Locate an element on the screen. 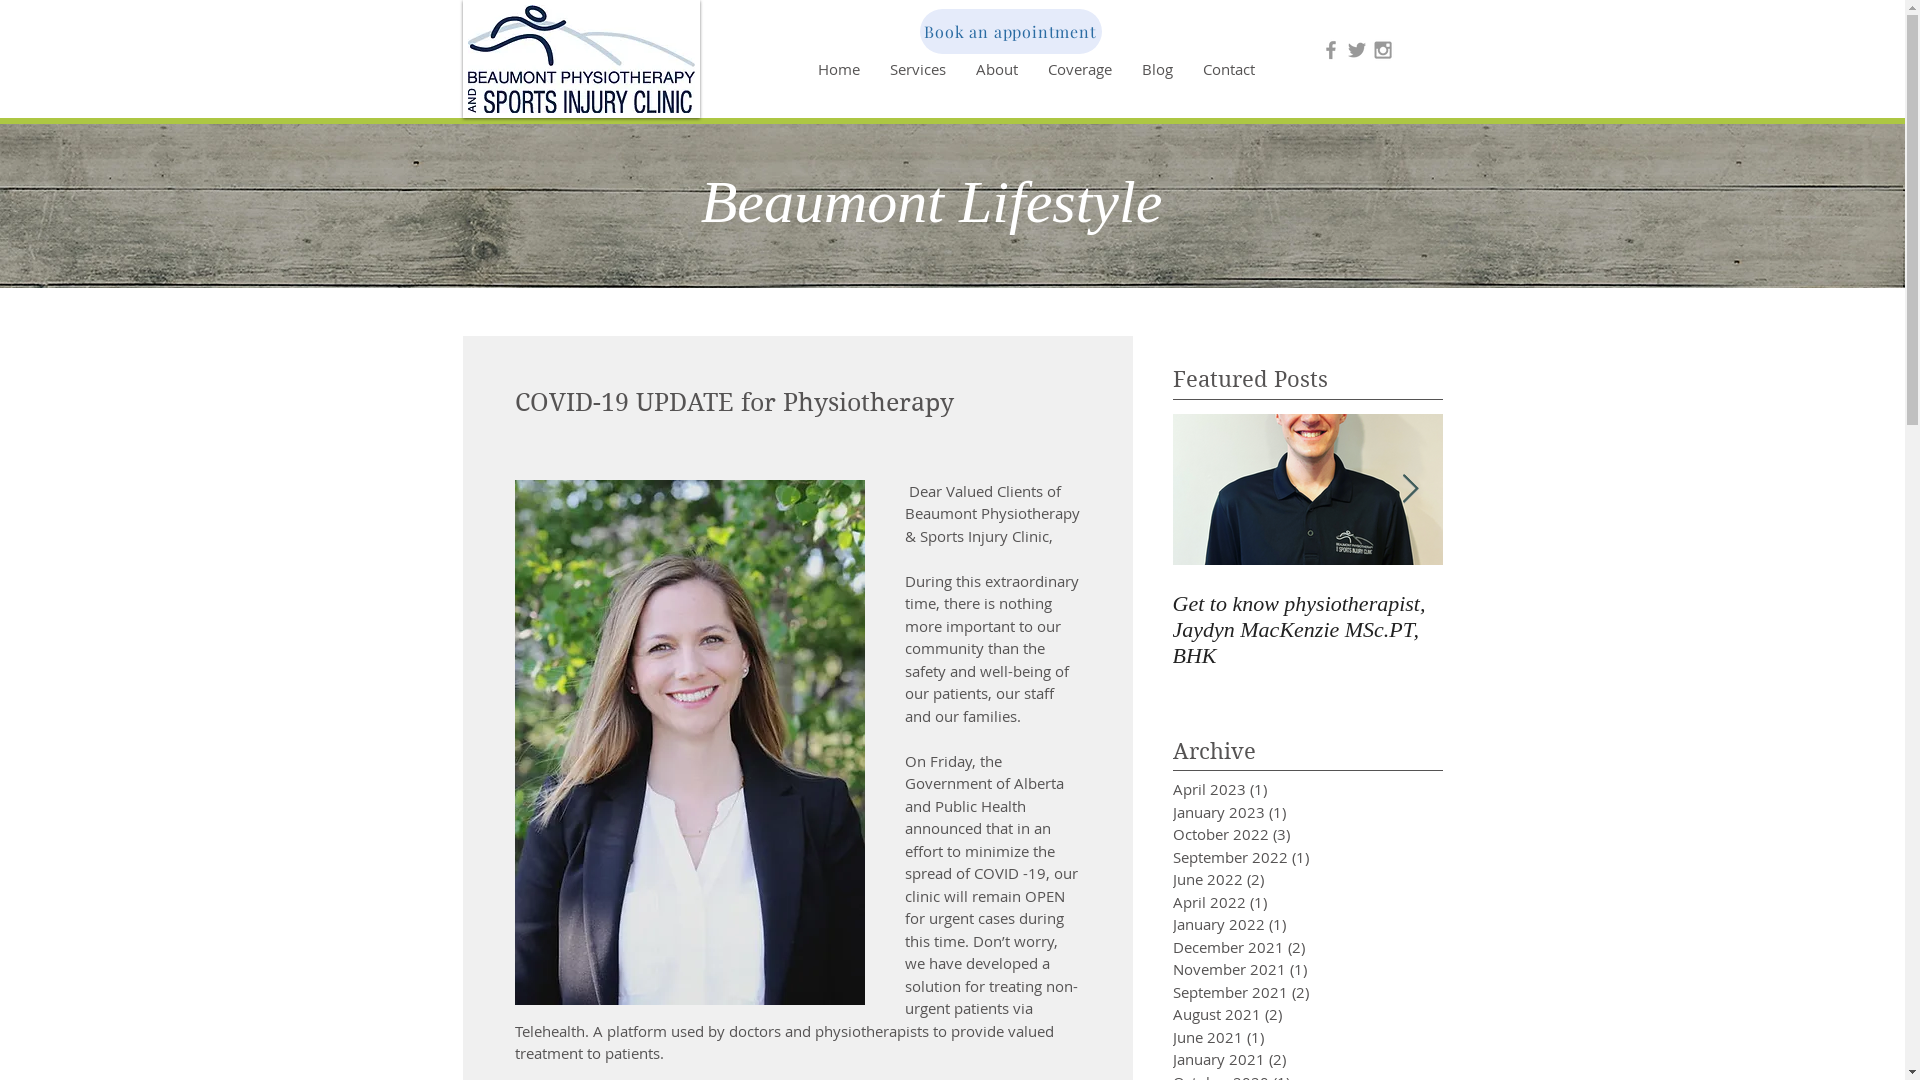 This screenshot has height=1080, width=1920. 'September 2021 (2)' is located at coordinates (1275, 992).